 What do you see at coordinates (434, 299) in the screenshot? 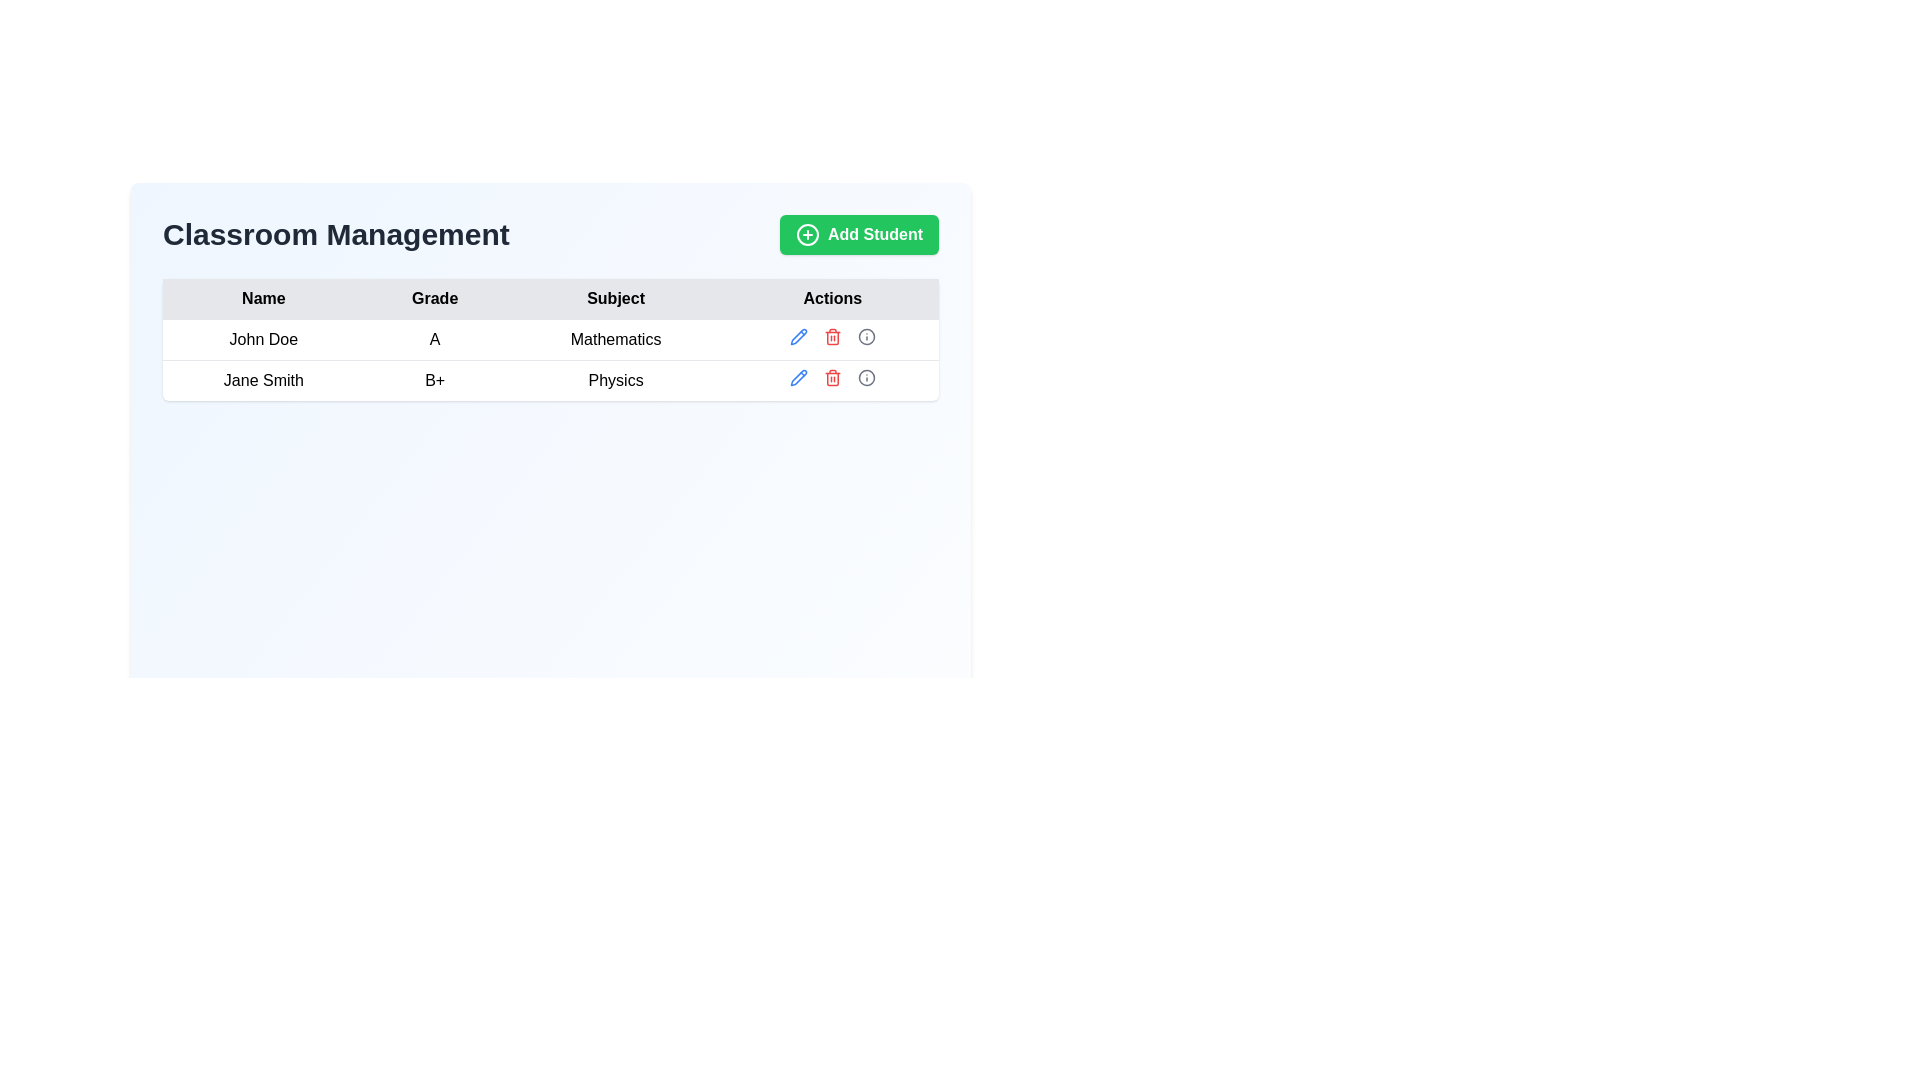
I see `the 'Grade' column header in the table, which is the second column header located between the 'Name' and 'Subject' columns` at bounding box center [434, 299].